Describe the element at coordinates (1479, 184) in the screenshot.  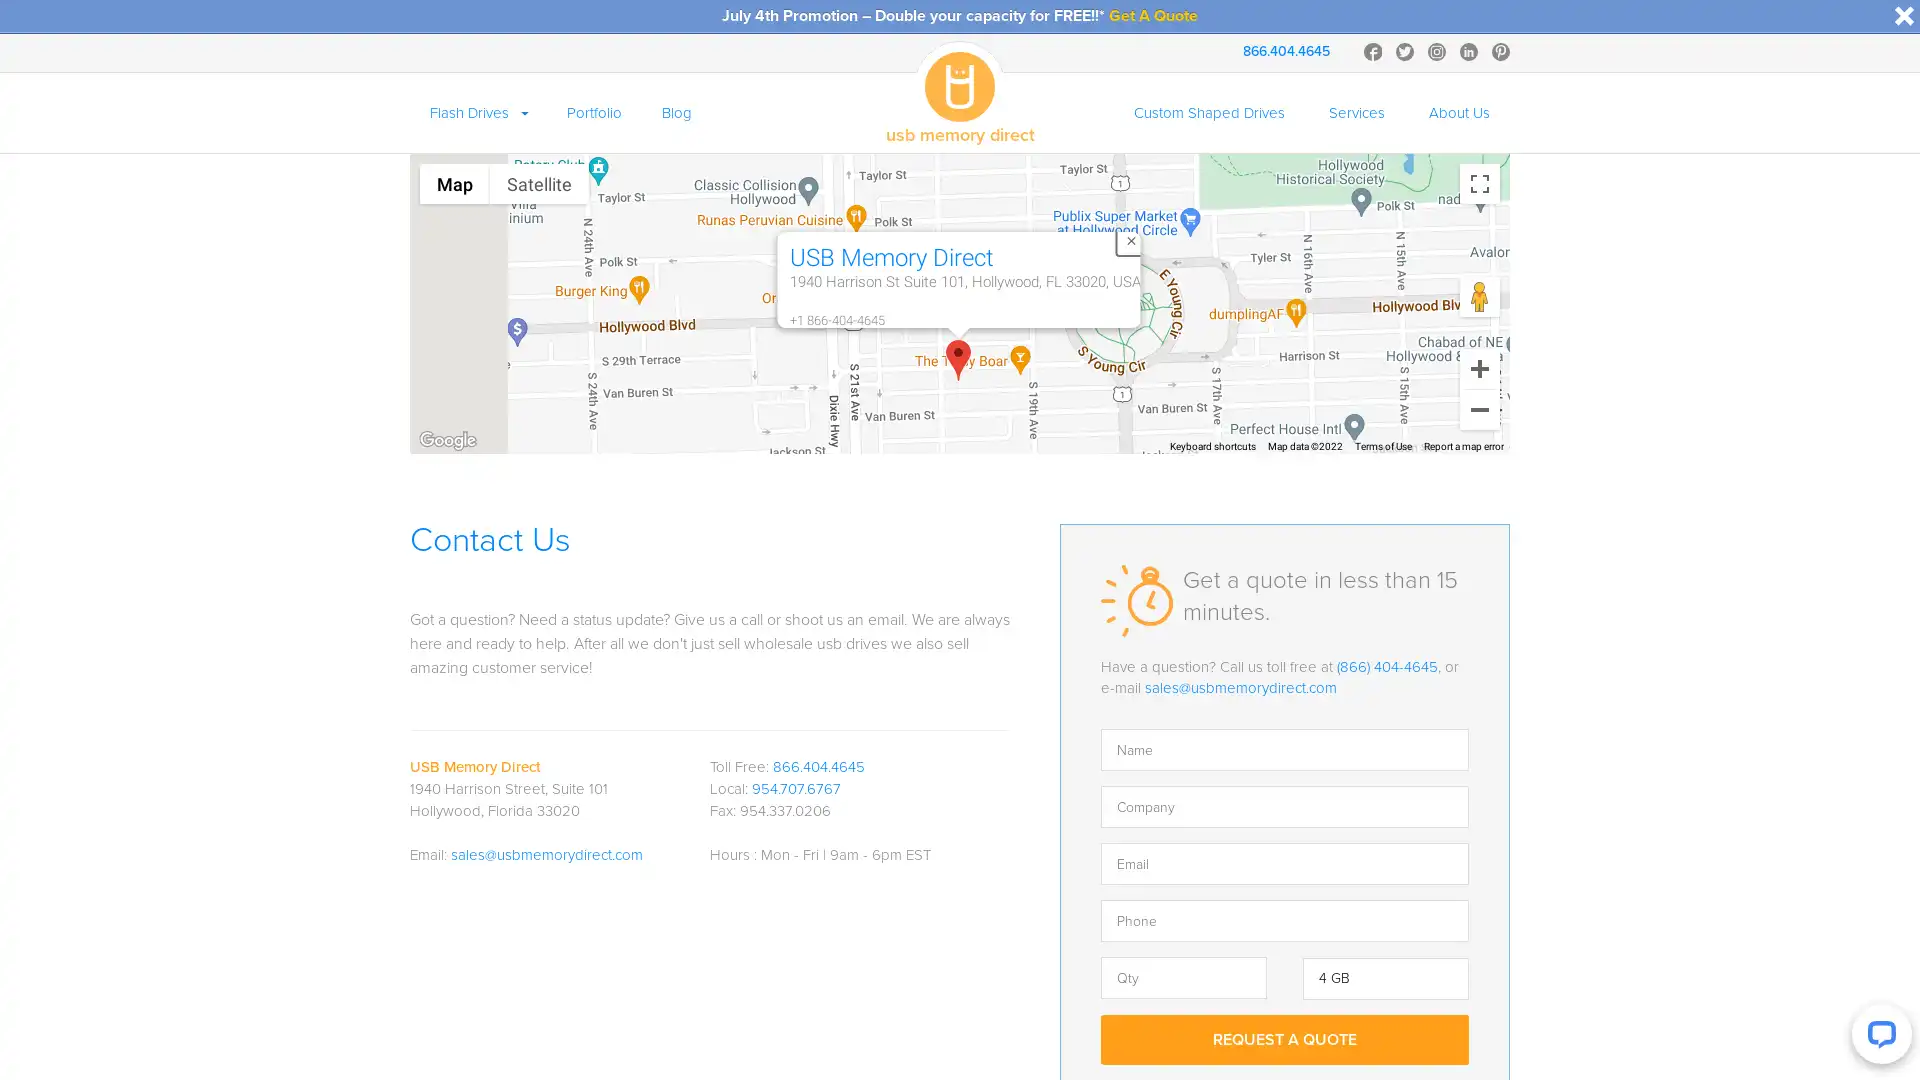
I see `Toggle fullscreen view` at that location.